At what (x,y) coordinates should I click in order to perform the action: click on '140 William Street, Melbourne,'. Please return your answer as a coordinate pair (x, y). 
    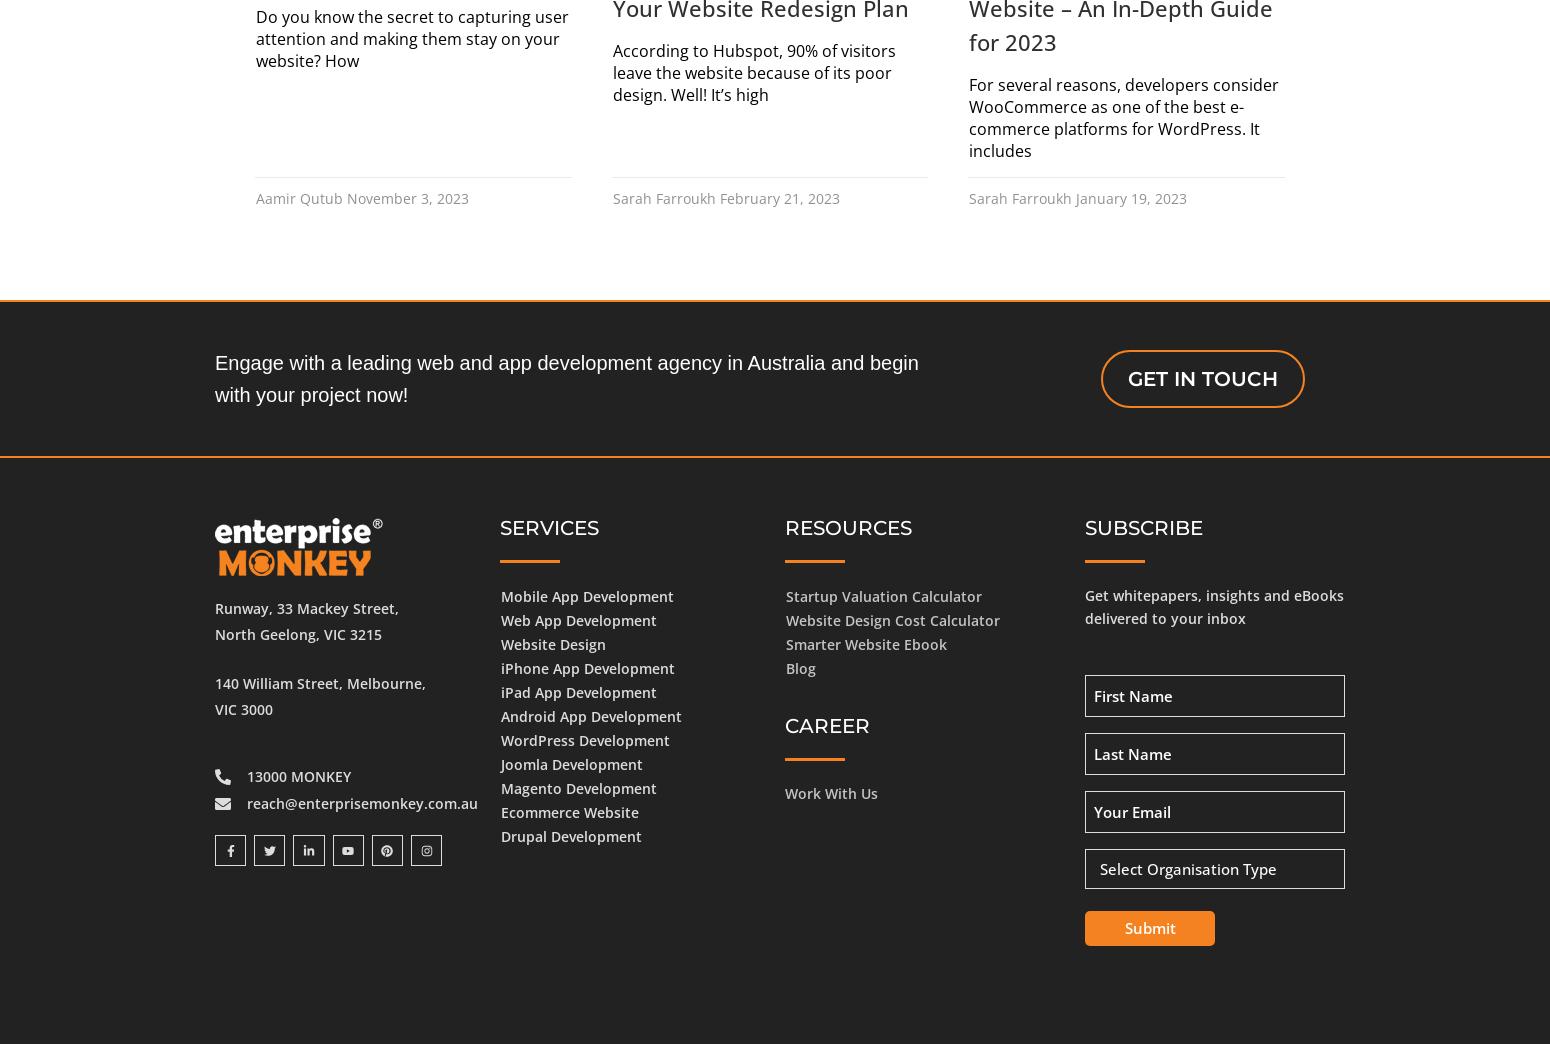
    Looking at the image, I should click on (319, 682).